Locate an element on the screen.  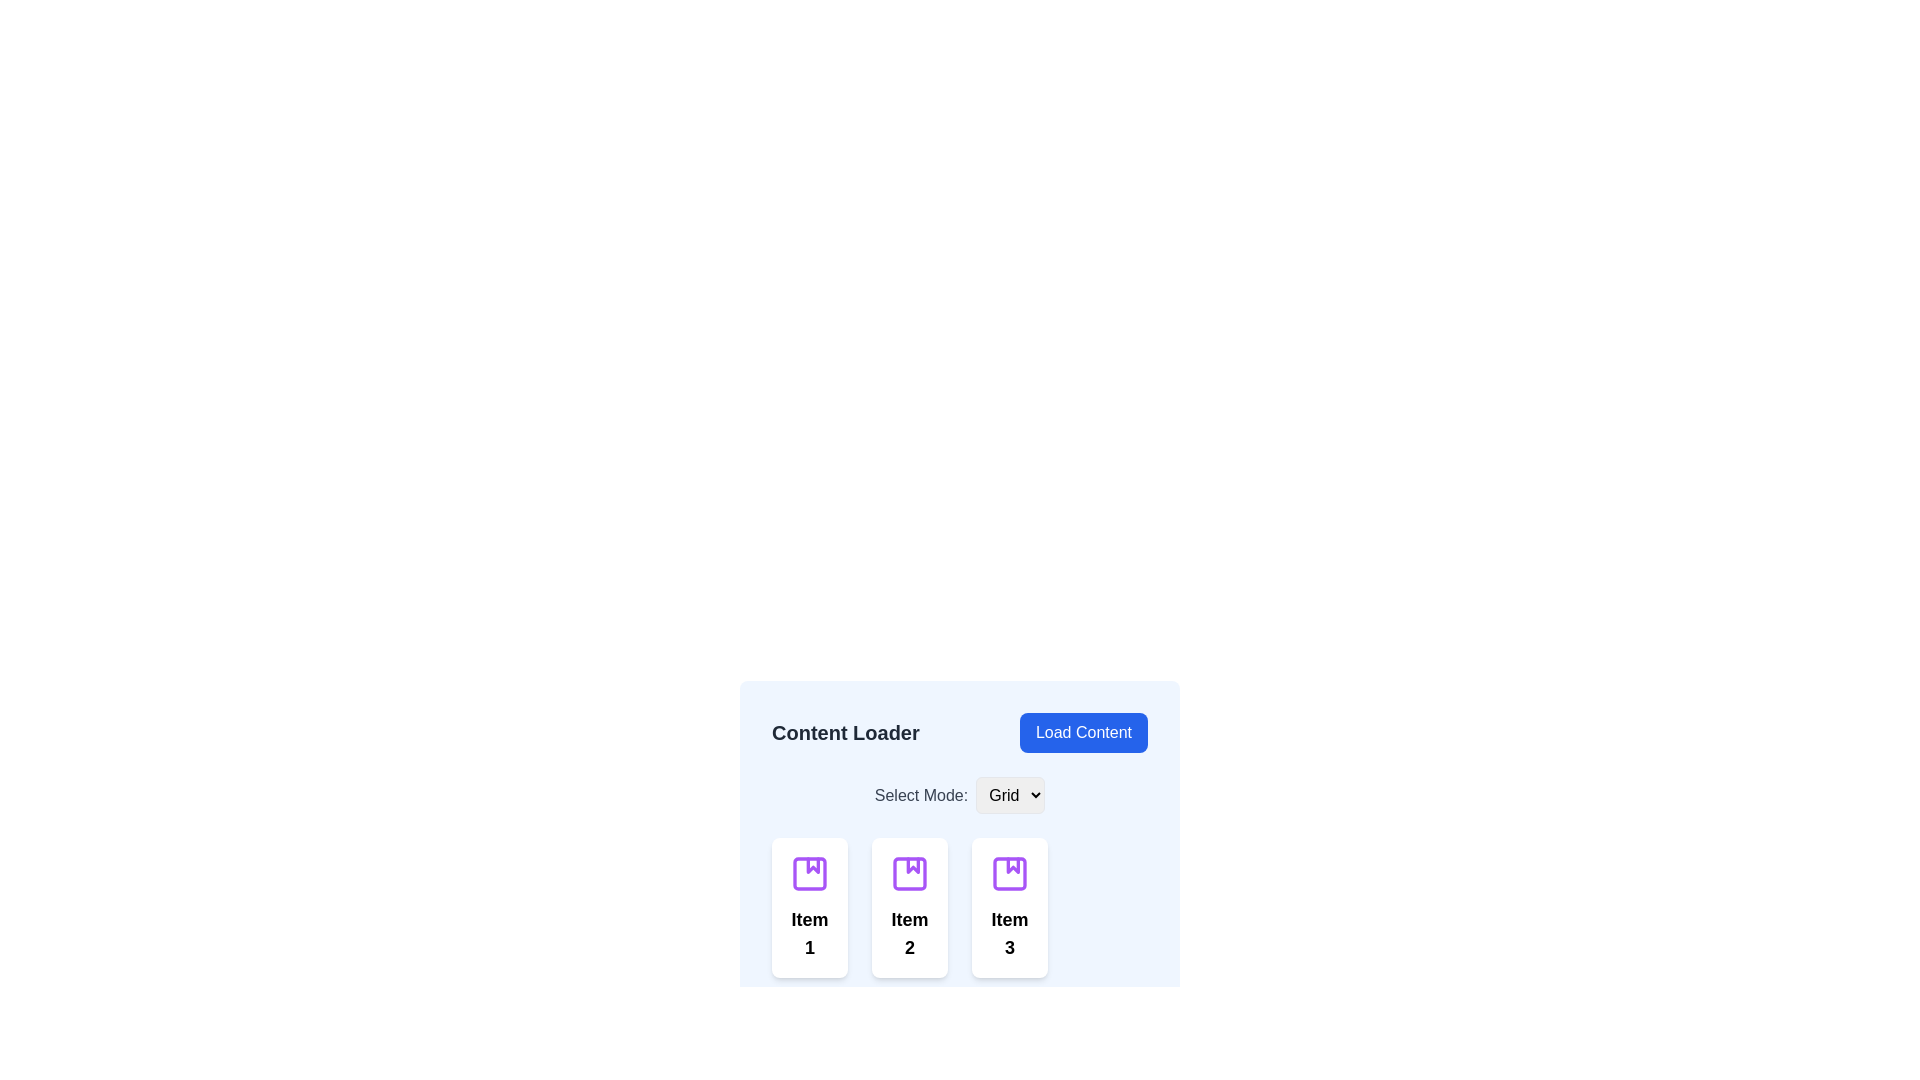
text label displaying 'Item 3' which is styled in bold and centrally aligned within the third card beneath an icon is located at coordinates (1009, 933).